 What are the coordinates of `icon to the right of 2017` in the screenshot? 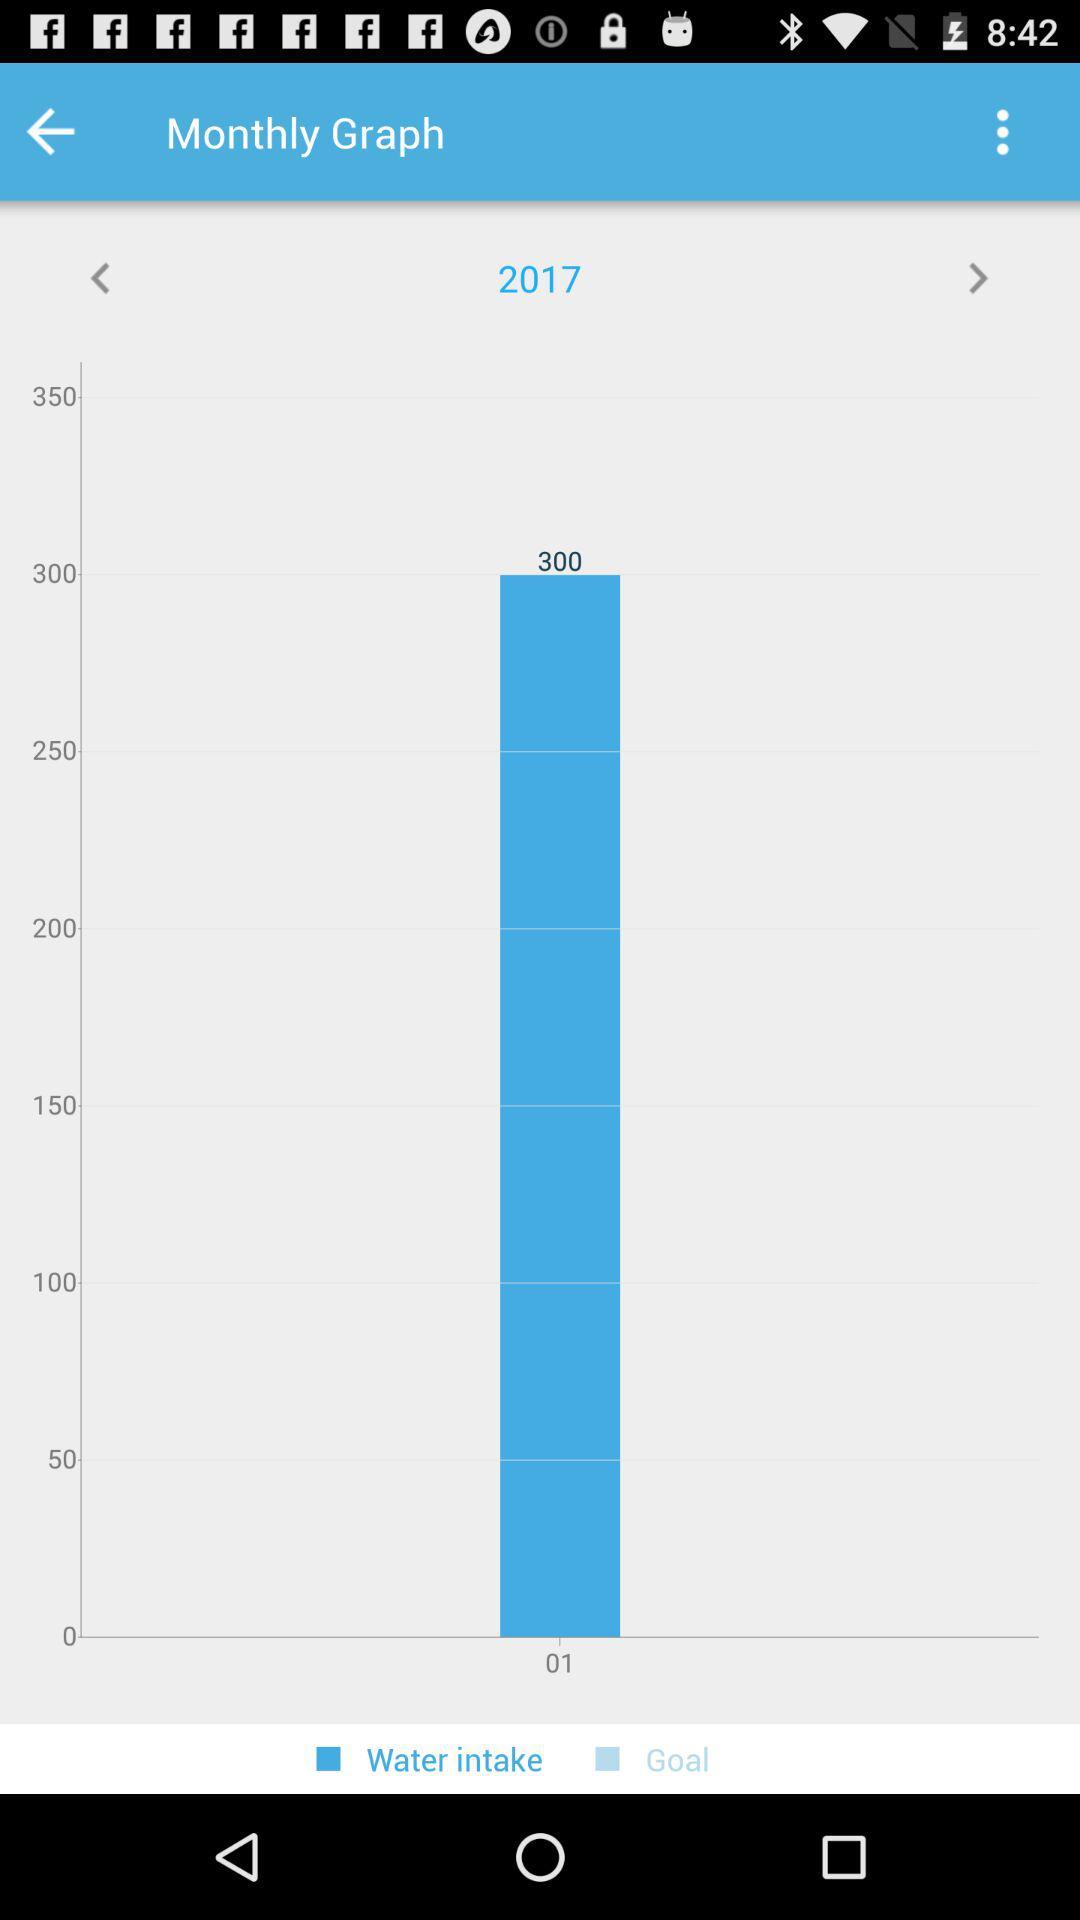 It's located at (977, 277).